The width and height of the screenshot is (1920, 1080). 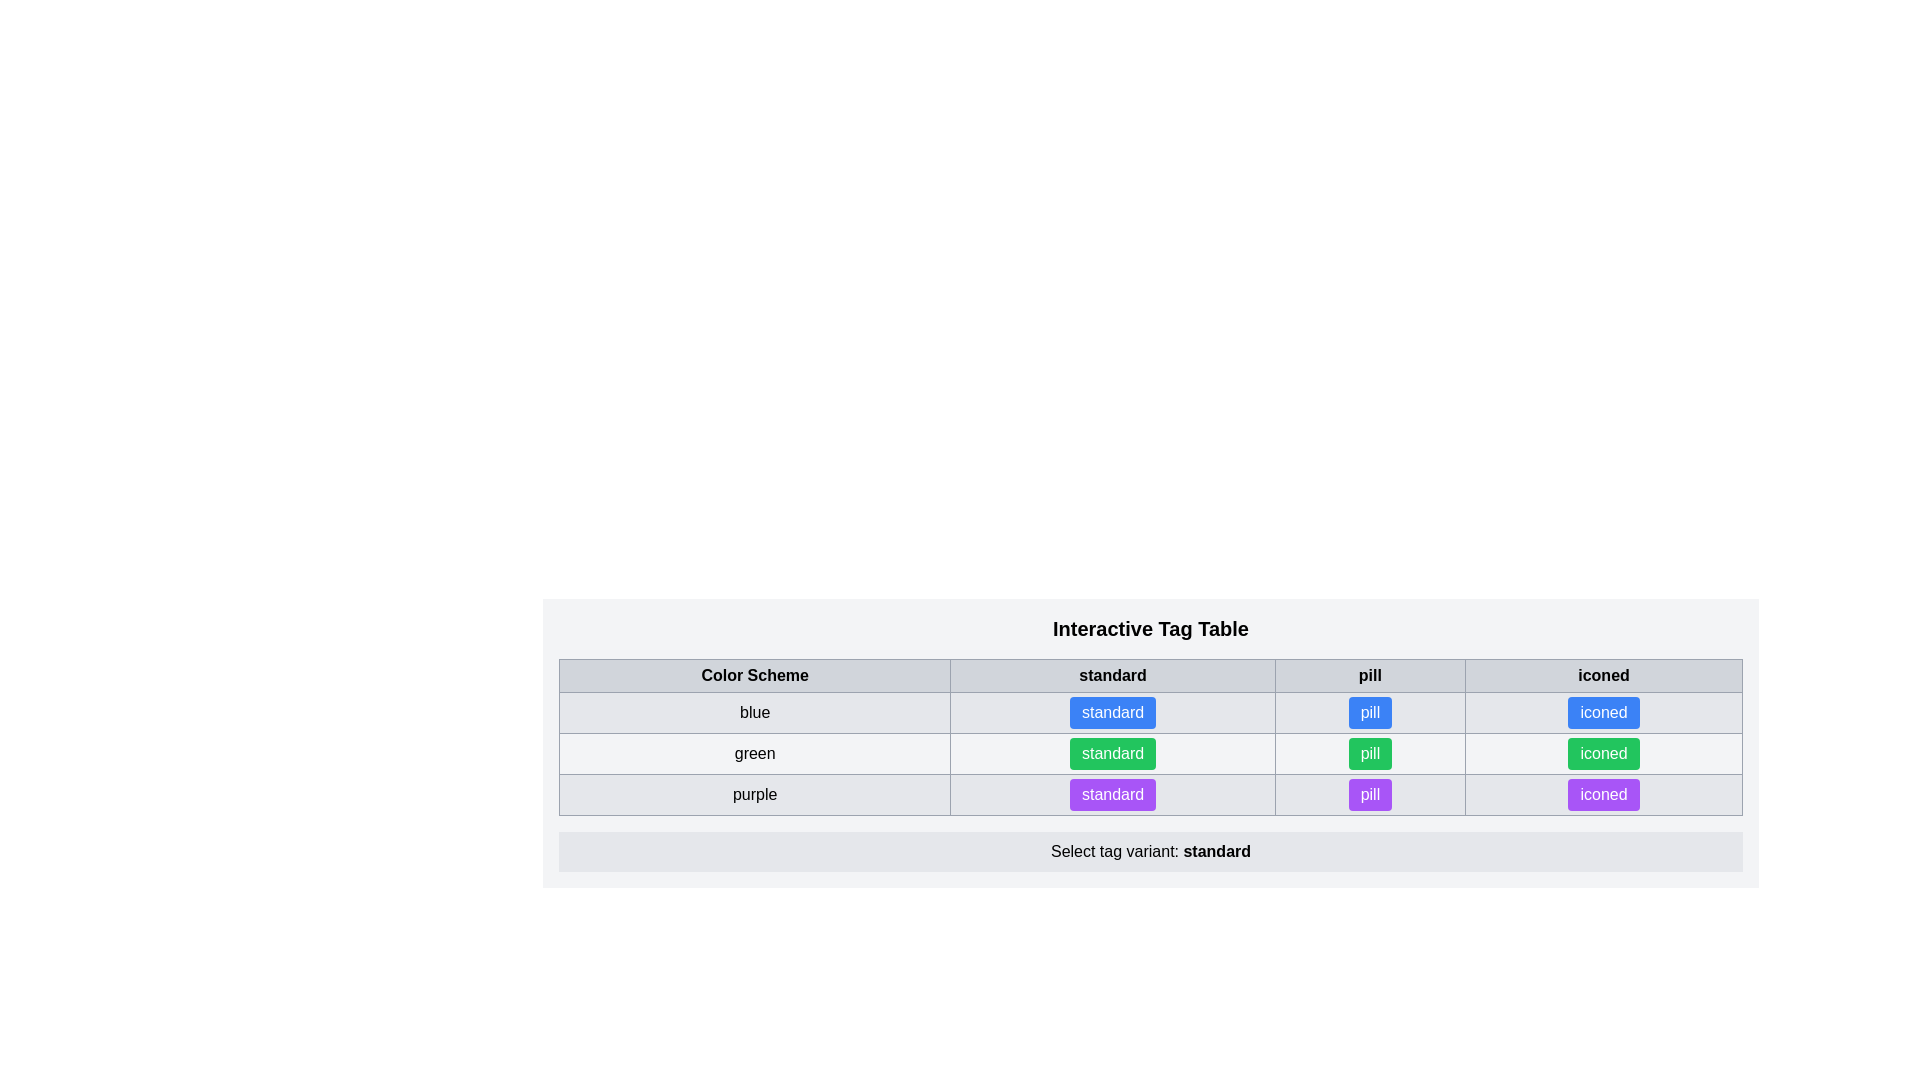 I want to click on the last button in the green-themed row of the grid under the 'iconed' column, so click(x=1603, y=753).